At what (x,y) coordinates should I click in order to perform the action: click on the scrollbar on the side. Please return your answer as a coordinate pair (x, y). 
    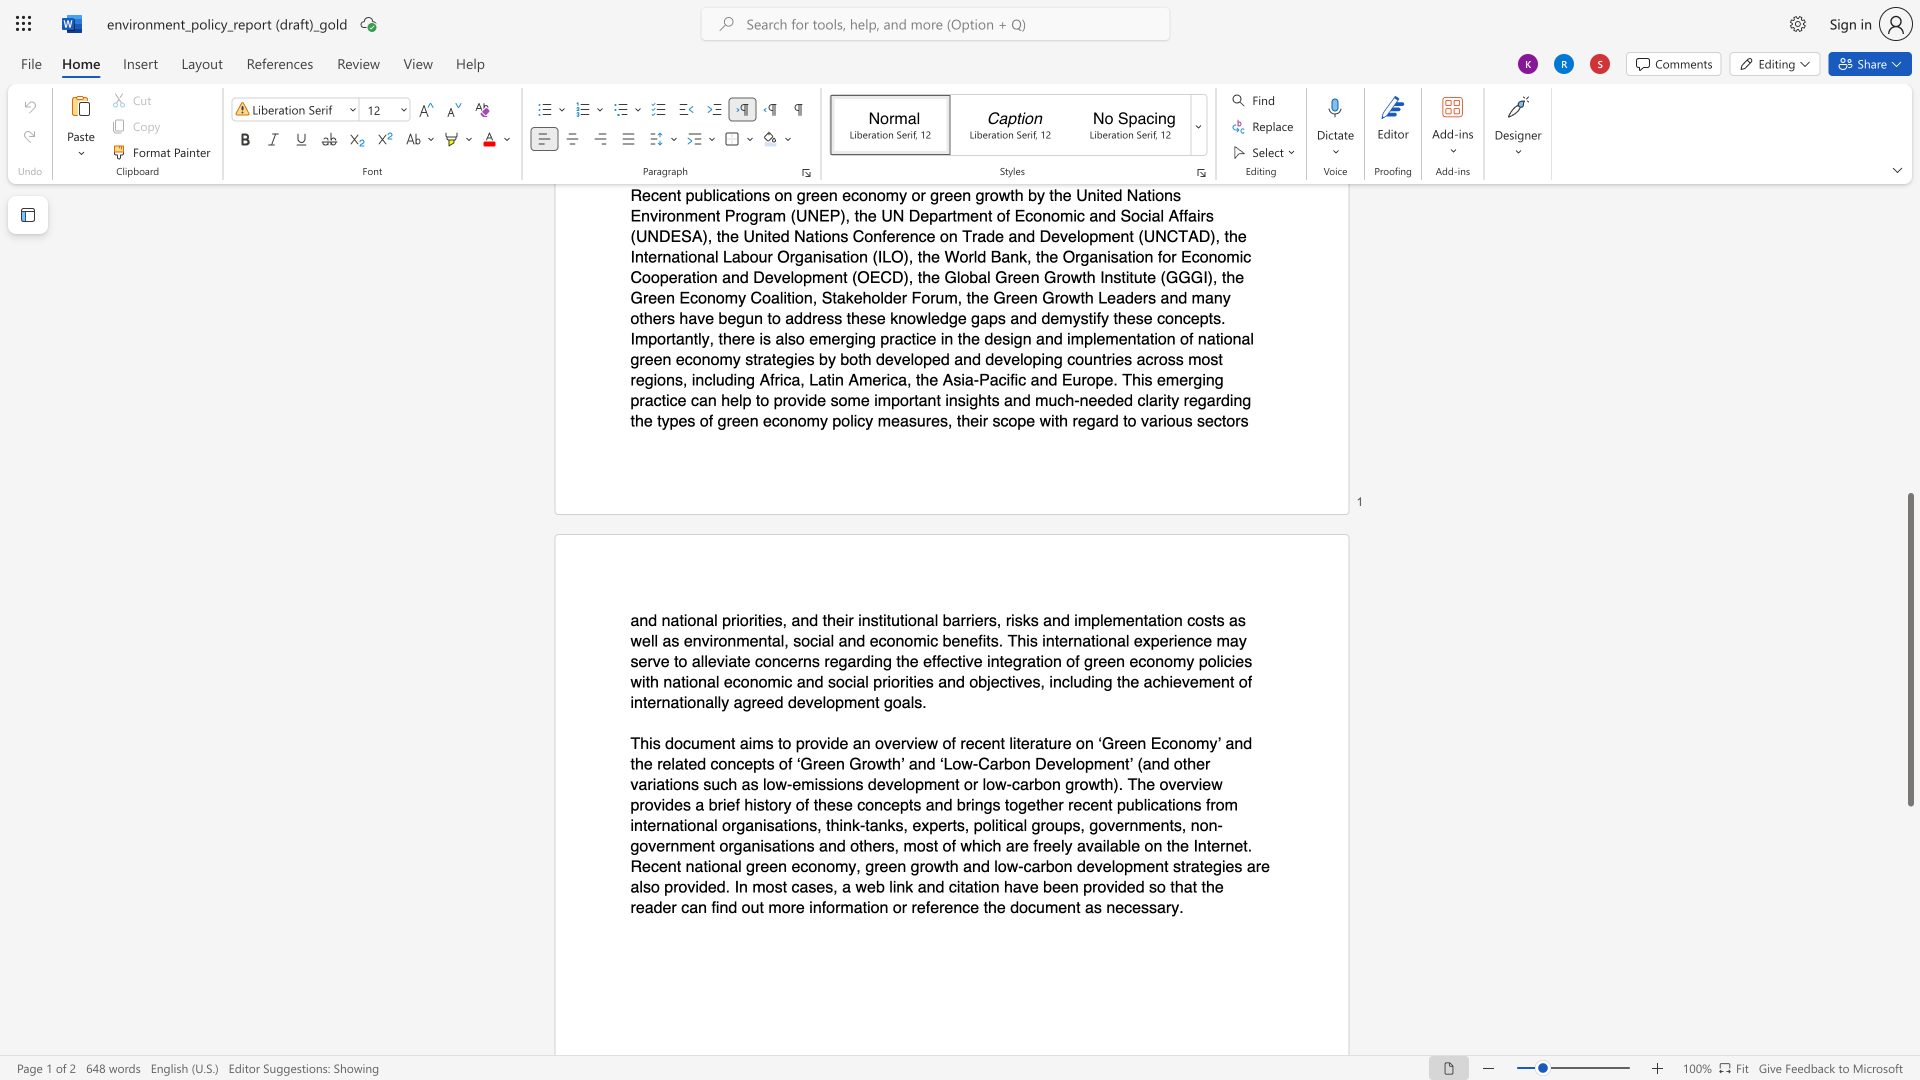
    Looking at the image, I should click on (1909, 450).